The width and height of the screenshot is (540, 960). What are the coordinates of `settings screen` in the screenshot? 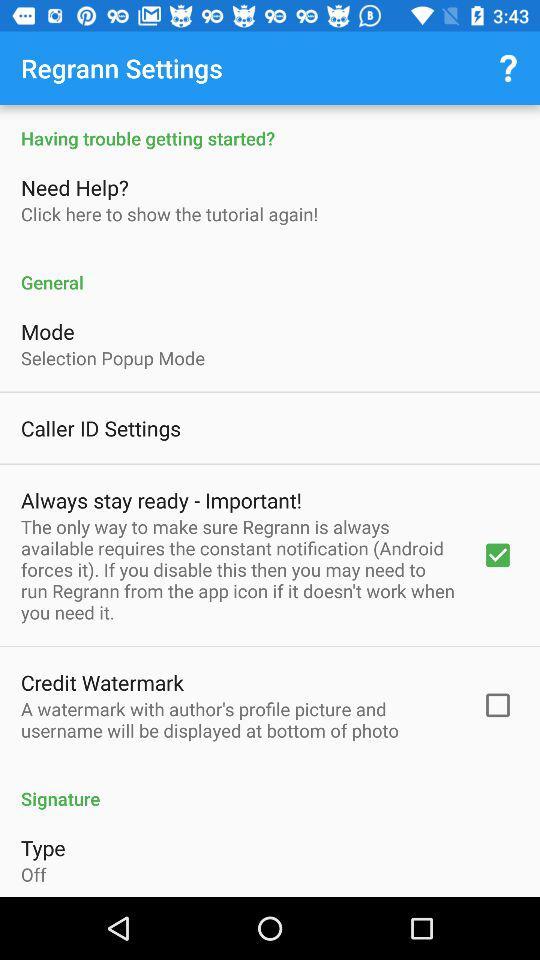 It's located at (270, 500).